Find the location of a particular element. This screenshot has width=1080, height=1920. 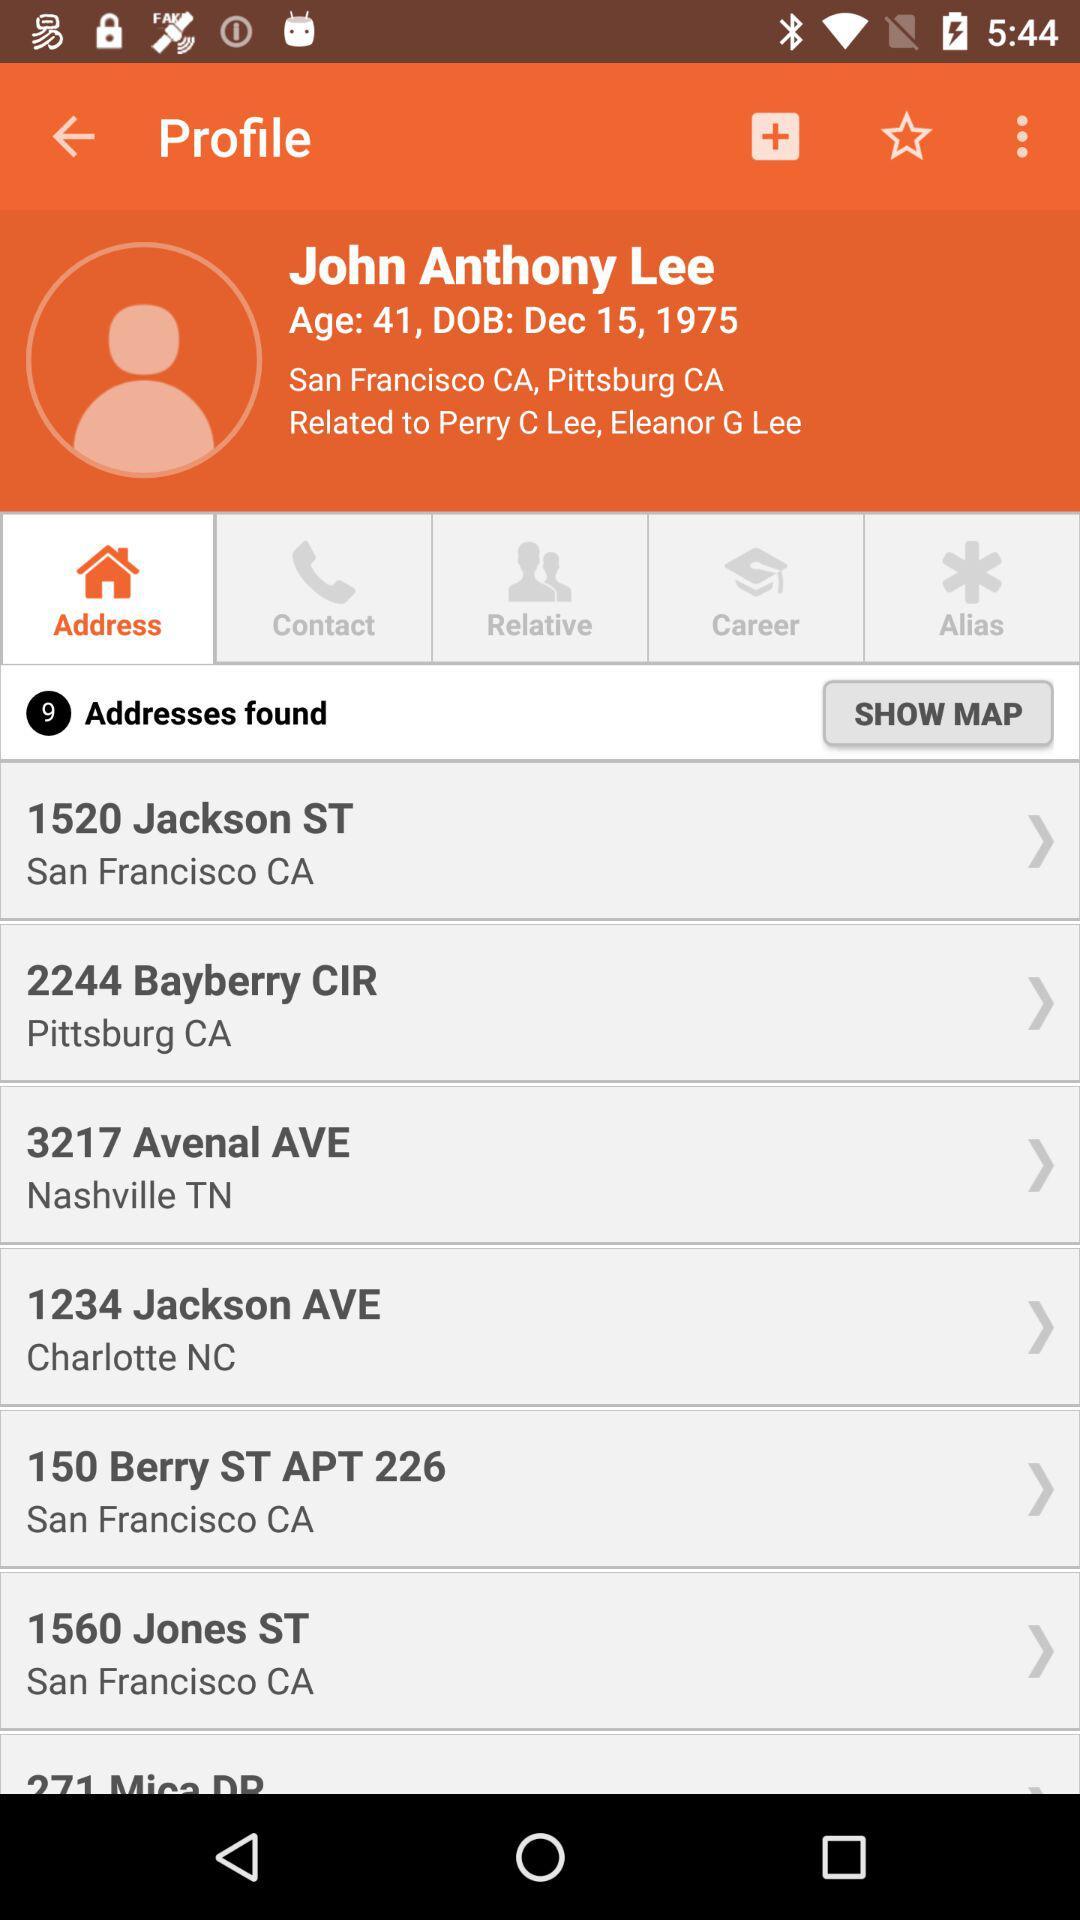

the  icon beside the star icon is located at coordinates (774, 136).